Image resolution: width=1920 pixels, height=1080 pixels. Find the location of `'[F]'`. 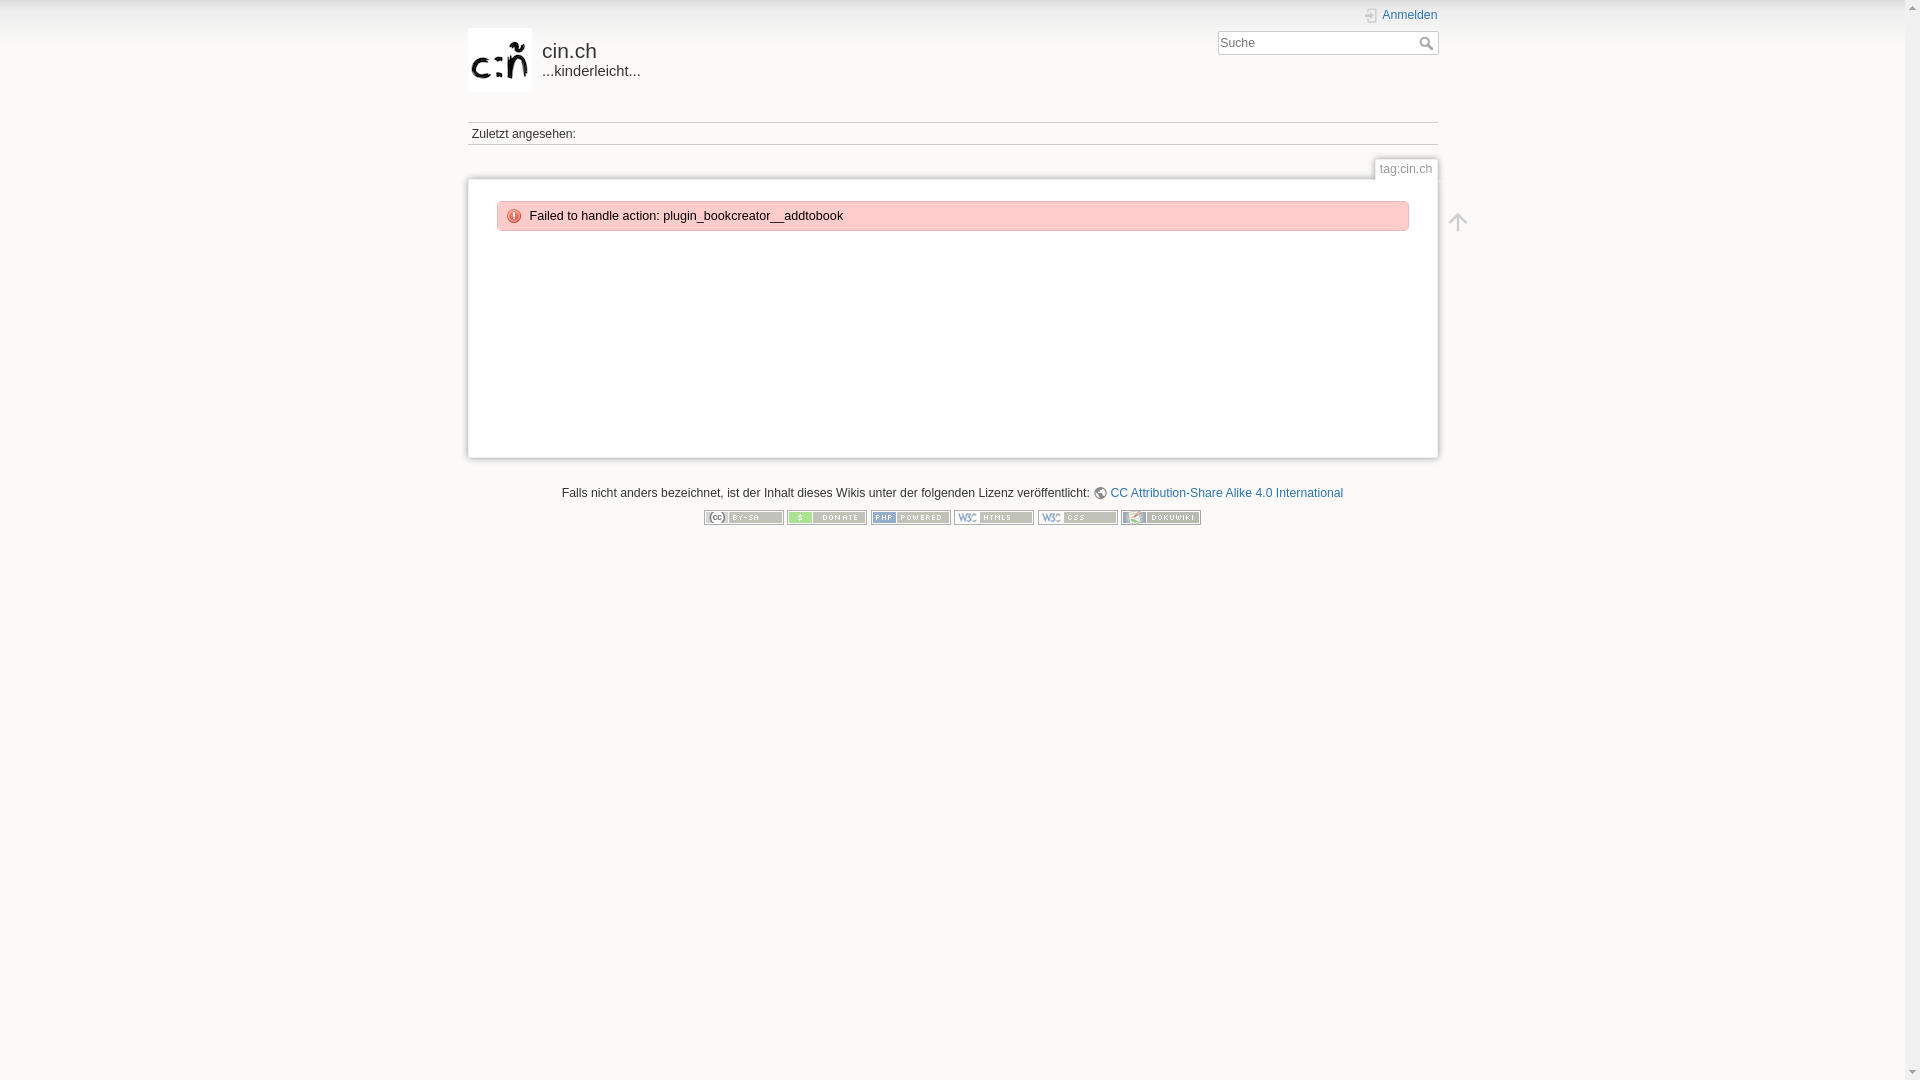

'[F]' is located at coordinates (1328, 43).